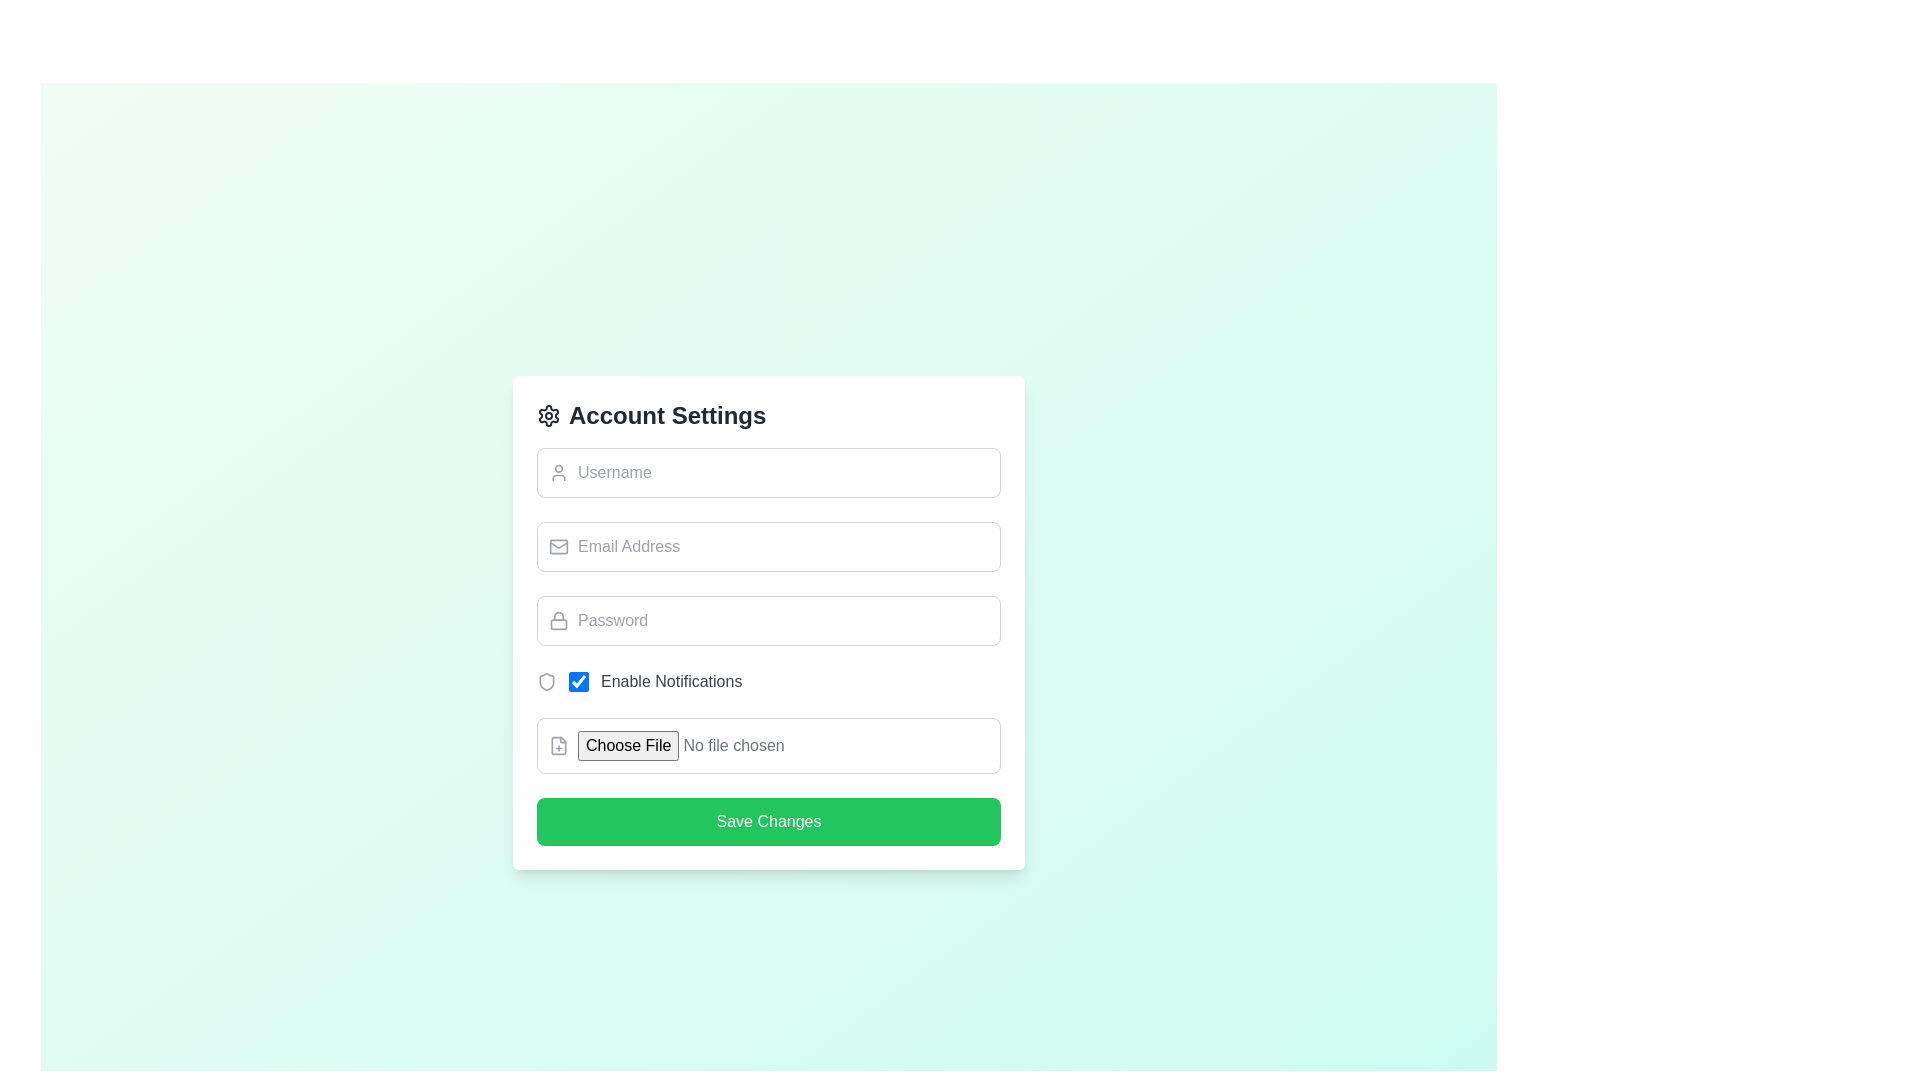 The width and height of the screenshot is (1920, 1080). What do you see at coordinates (547, 681) in the screenshot?
I see `the shield icon located near the top-left corner of the settings panel, adjacent to the 'Account Settings' label` at bounding box center [547, 681].